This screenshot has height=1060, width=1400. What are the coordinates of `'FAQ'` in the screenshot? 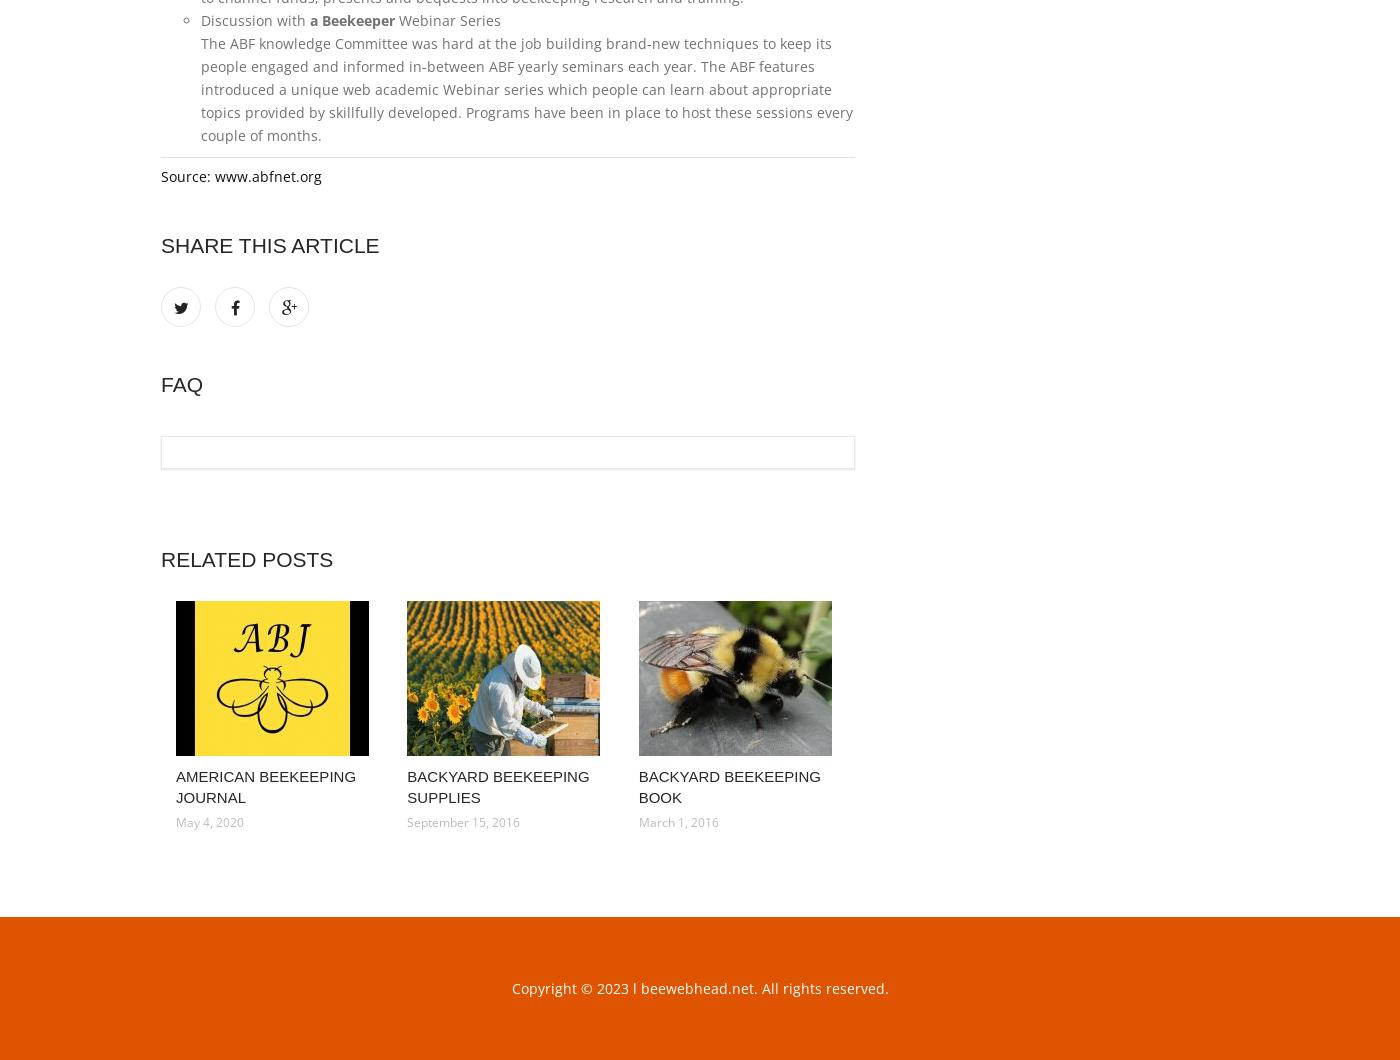 It's located at (182, 384).